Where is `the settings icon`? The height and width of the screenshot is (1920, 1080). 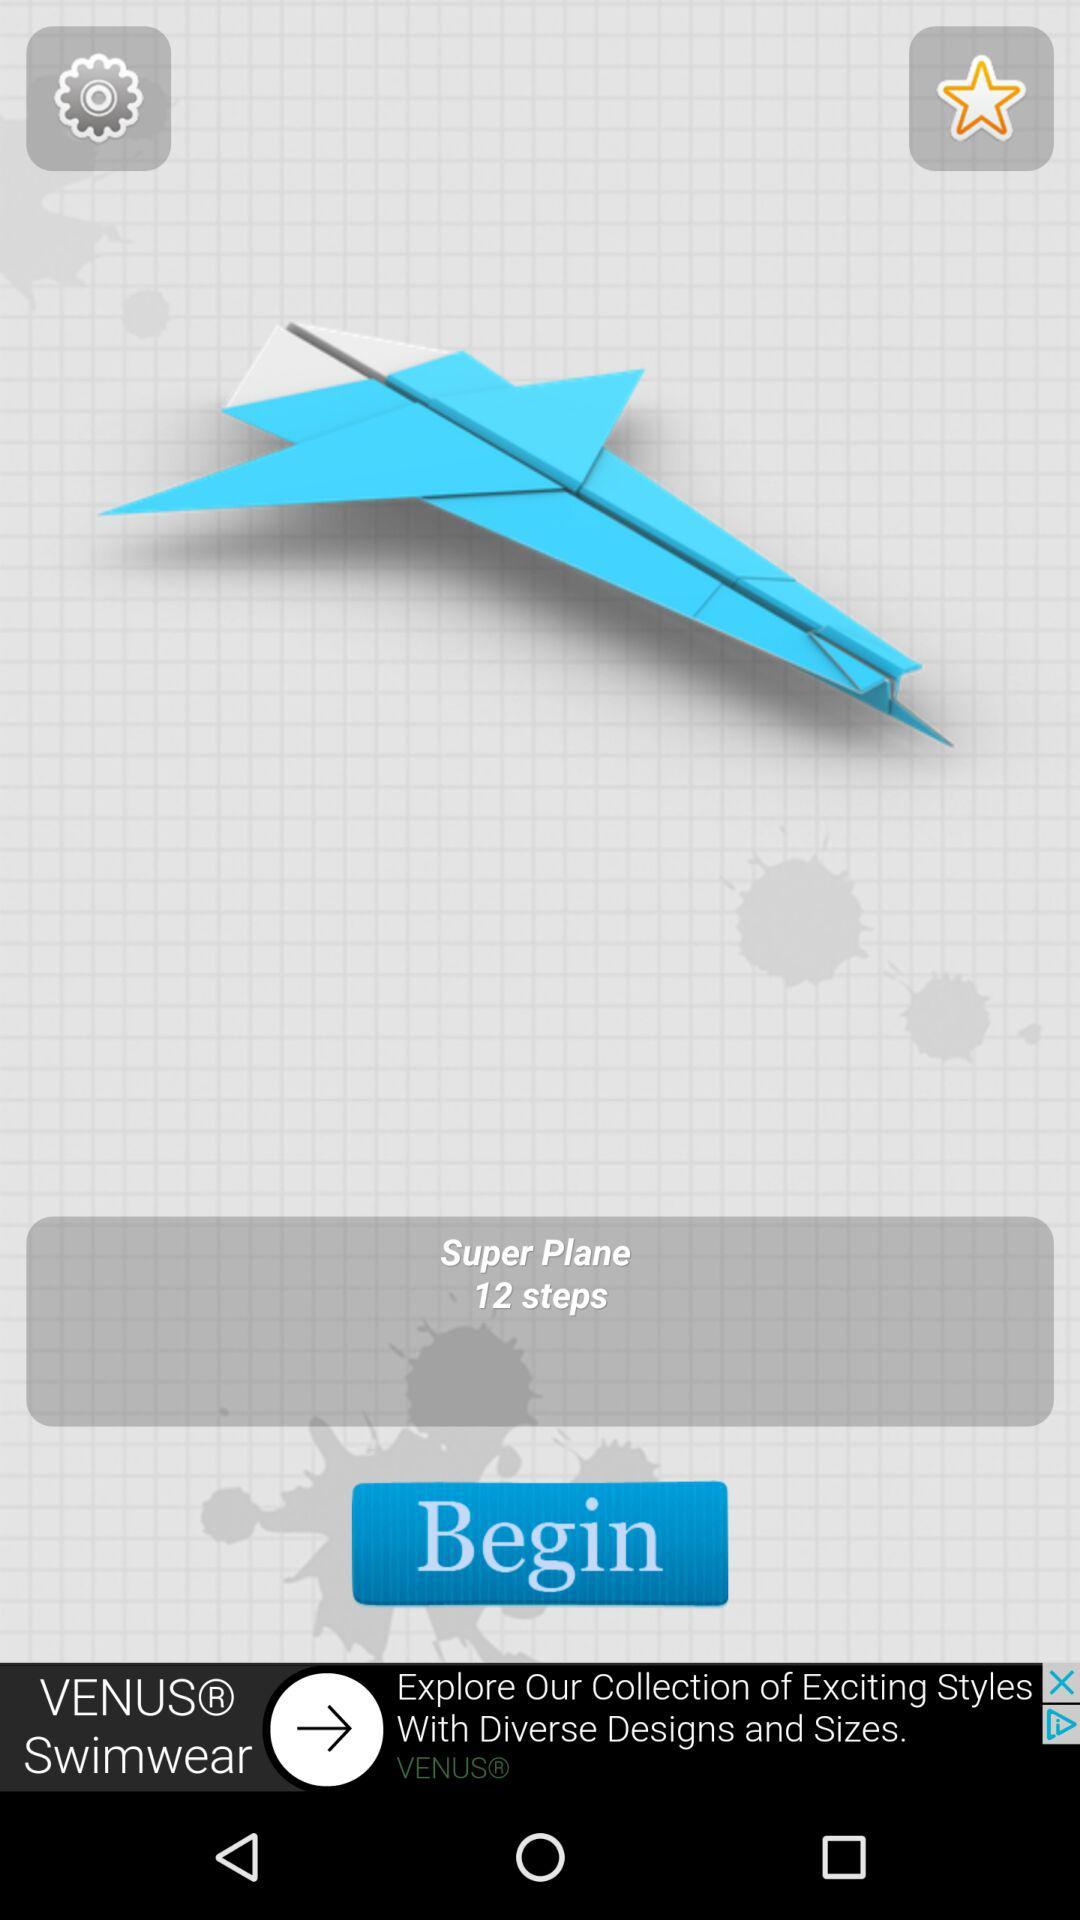 the settings icon is located at coordinates (98, 104).